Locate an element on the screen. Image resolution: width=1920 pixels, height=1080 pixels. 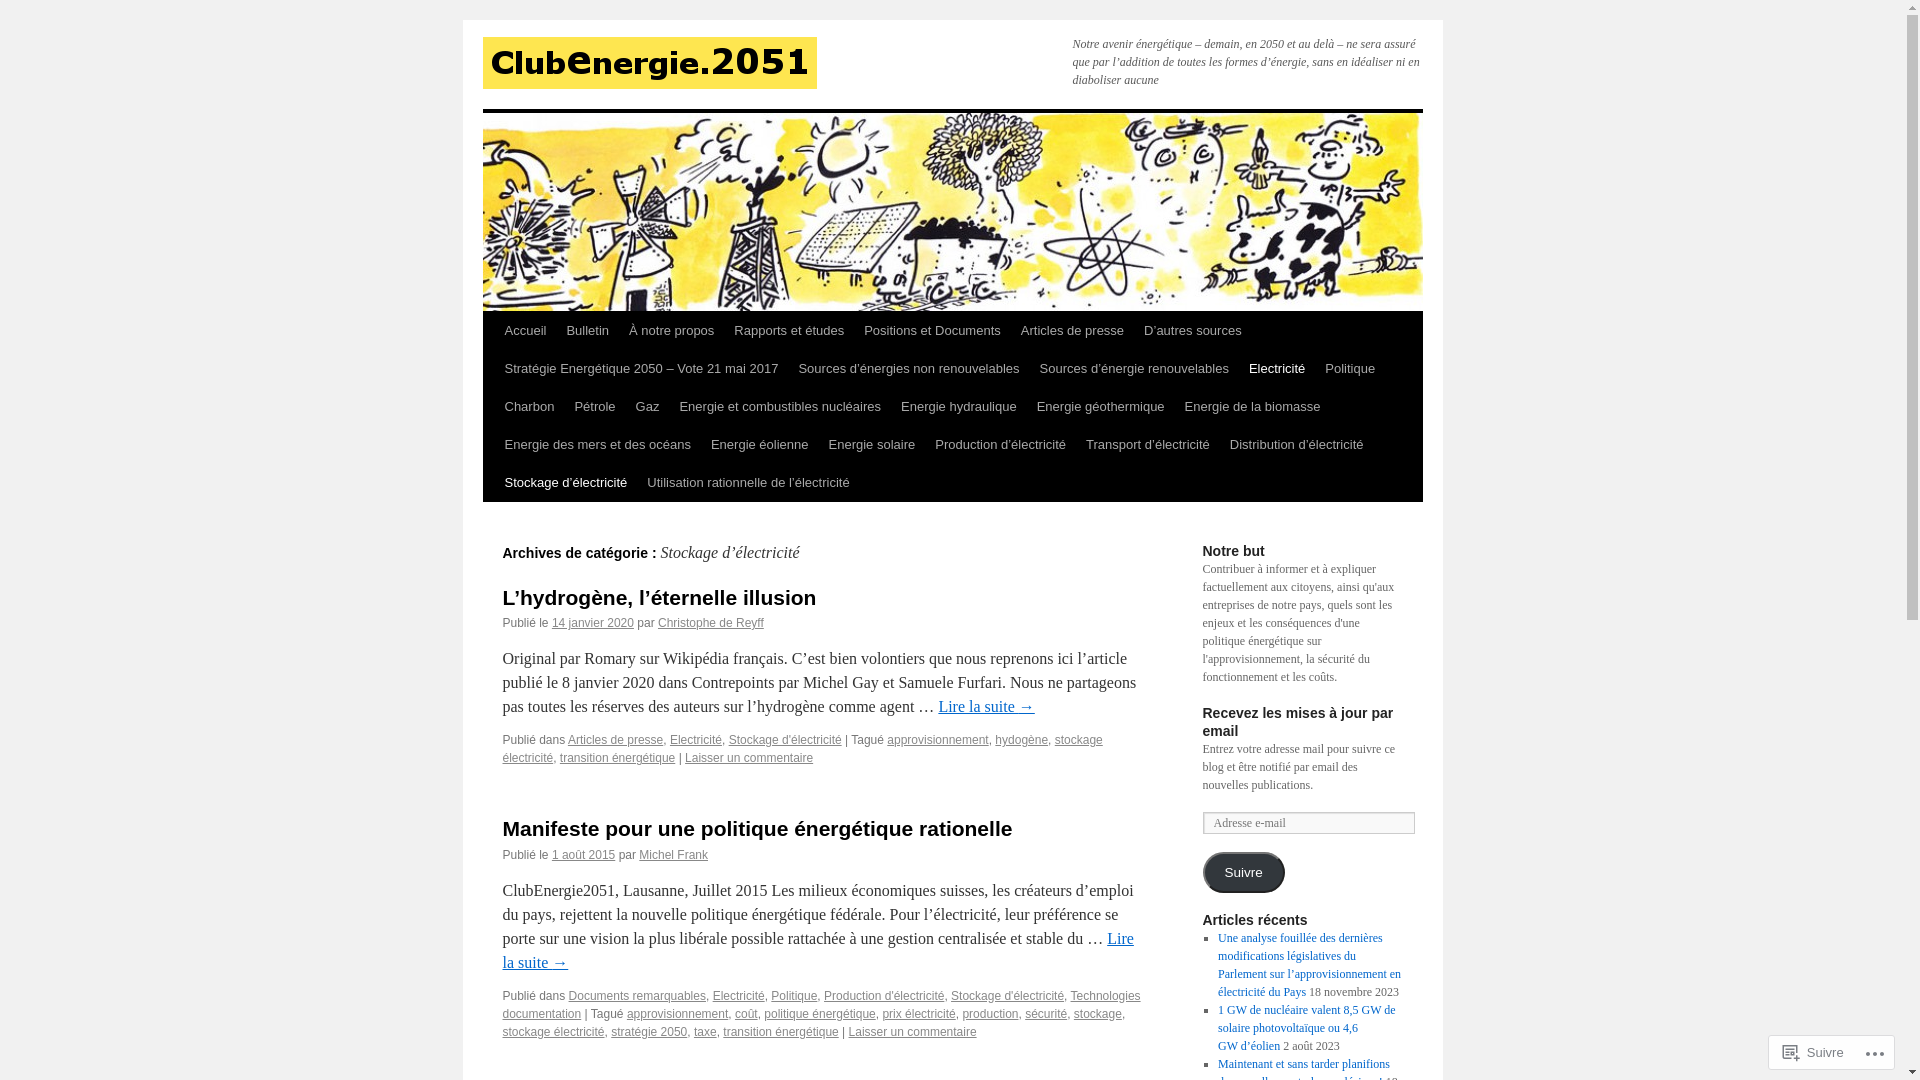
'Energie hydraulique' is located at coordinates (958, 406).